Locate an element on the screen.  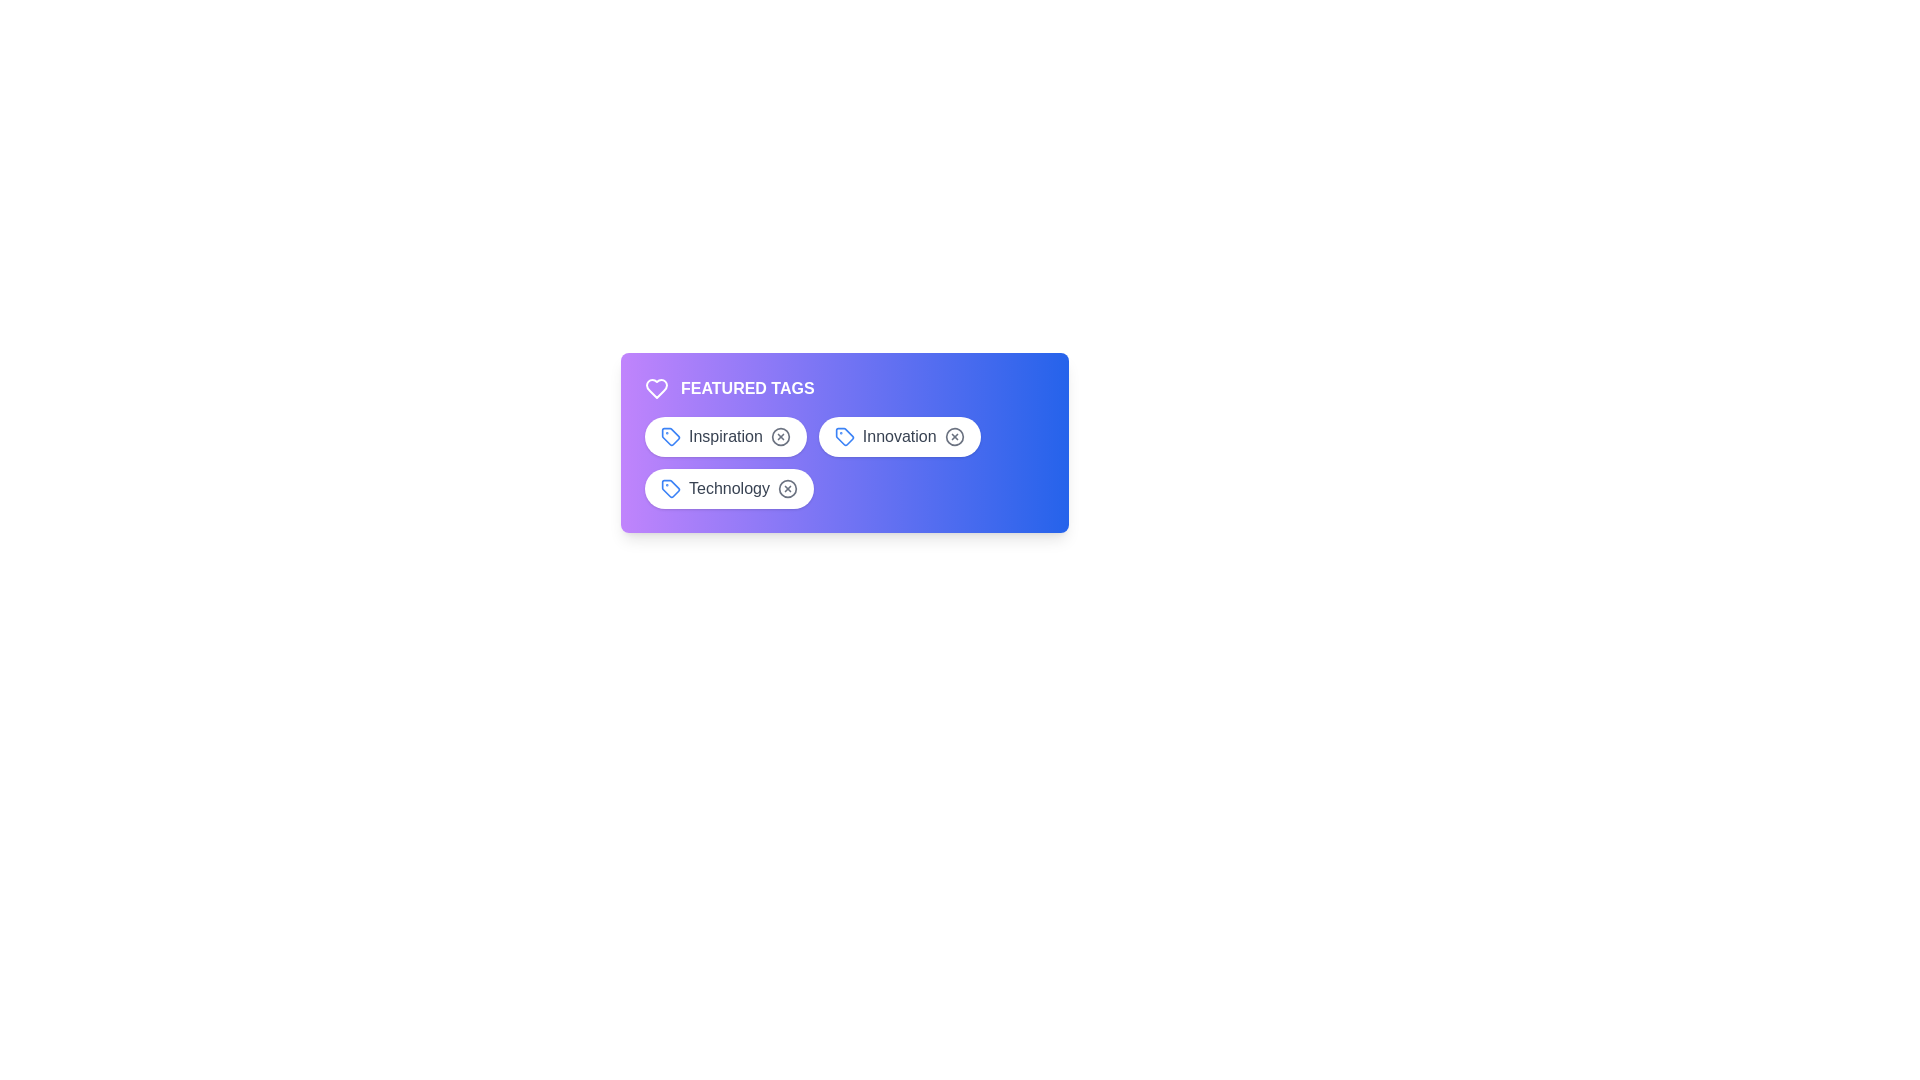
the small circular button with a grey outline and an 'X' mark in the center, located on the right side of the 'Innovation' tag is located at coordinates (953, 435).